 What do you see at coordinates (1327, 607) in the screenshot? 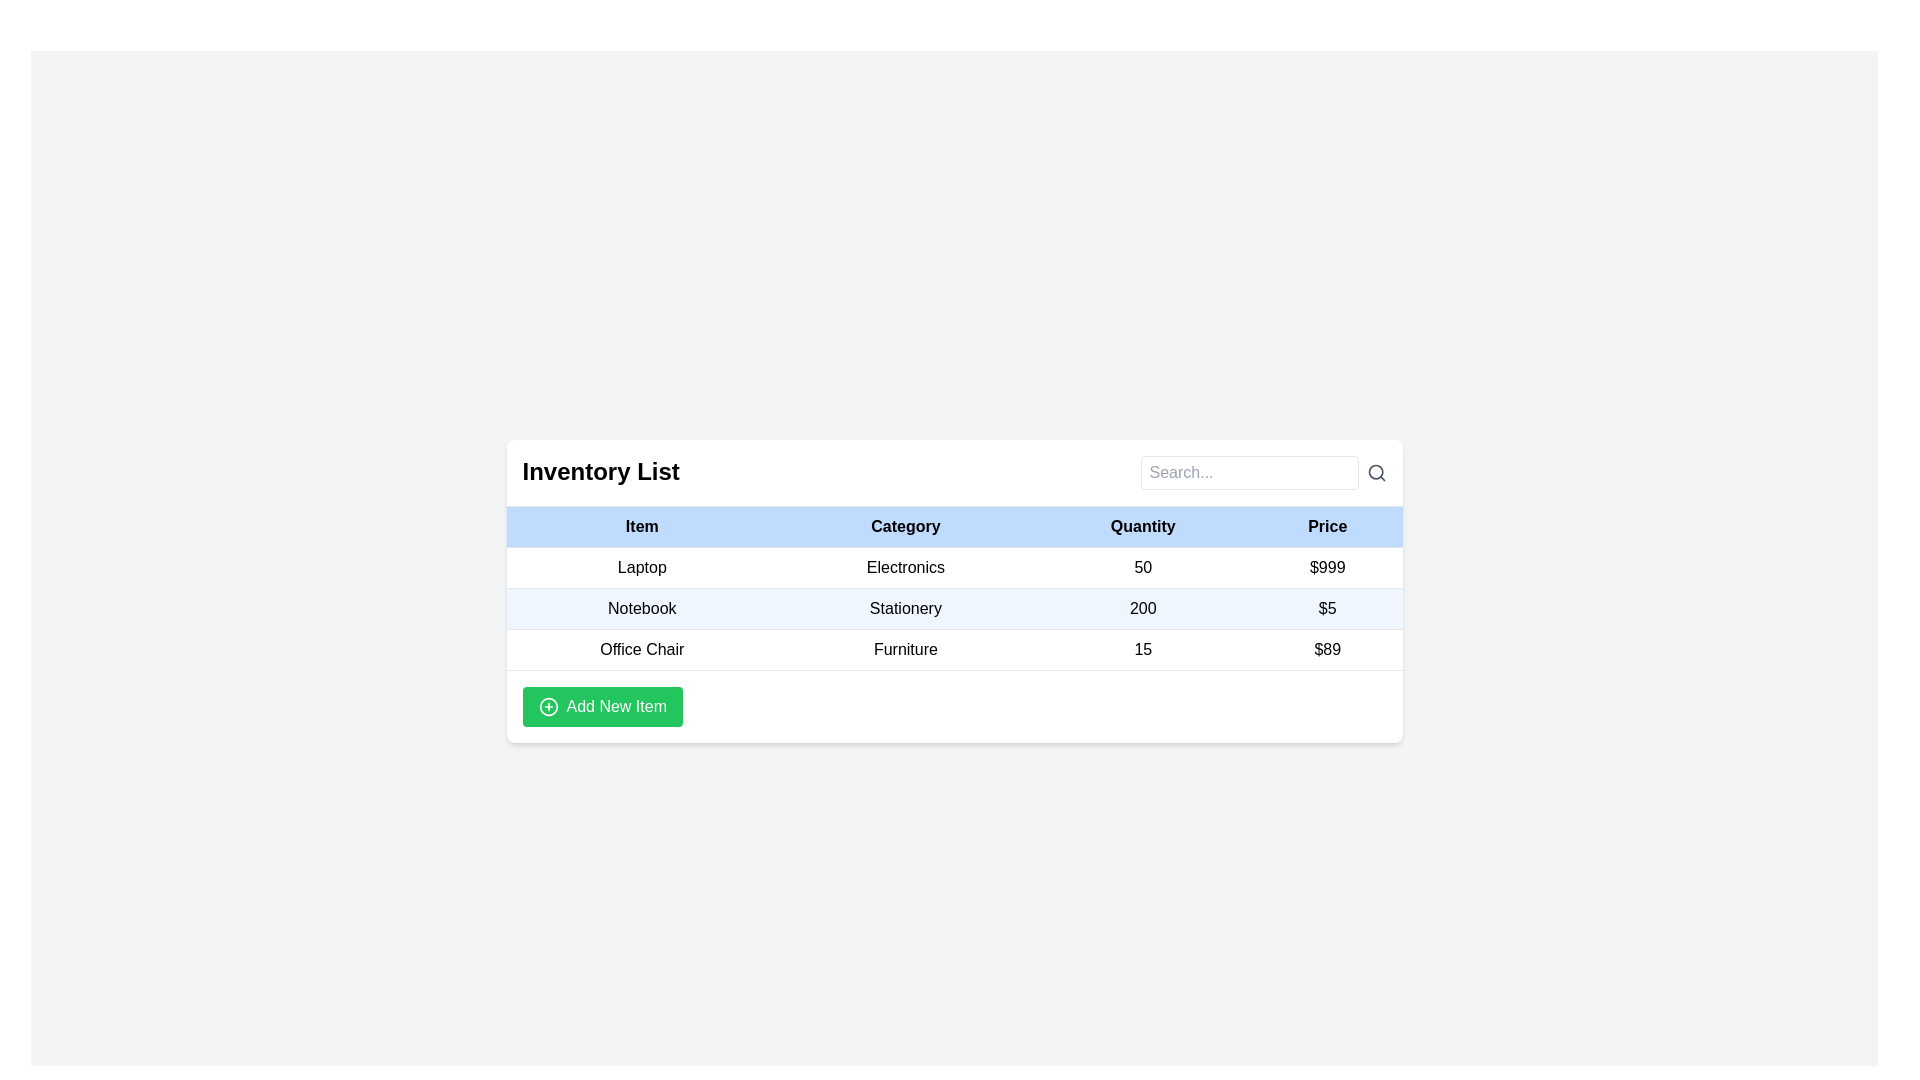
I see `the text label displaying '$5' located under the 'Price' column in the second row for the item 'Notebook'` at bounding box center [1327, 607].